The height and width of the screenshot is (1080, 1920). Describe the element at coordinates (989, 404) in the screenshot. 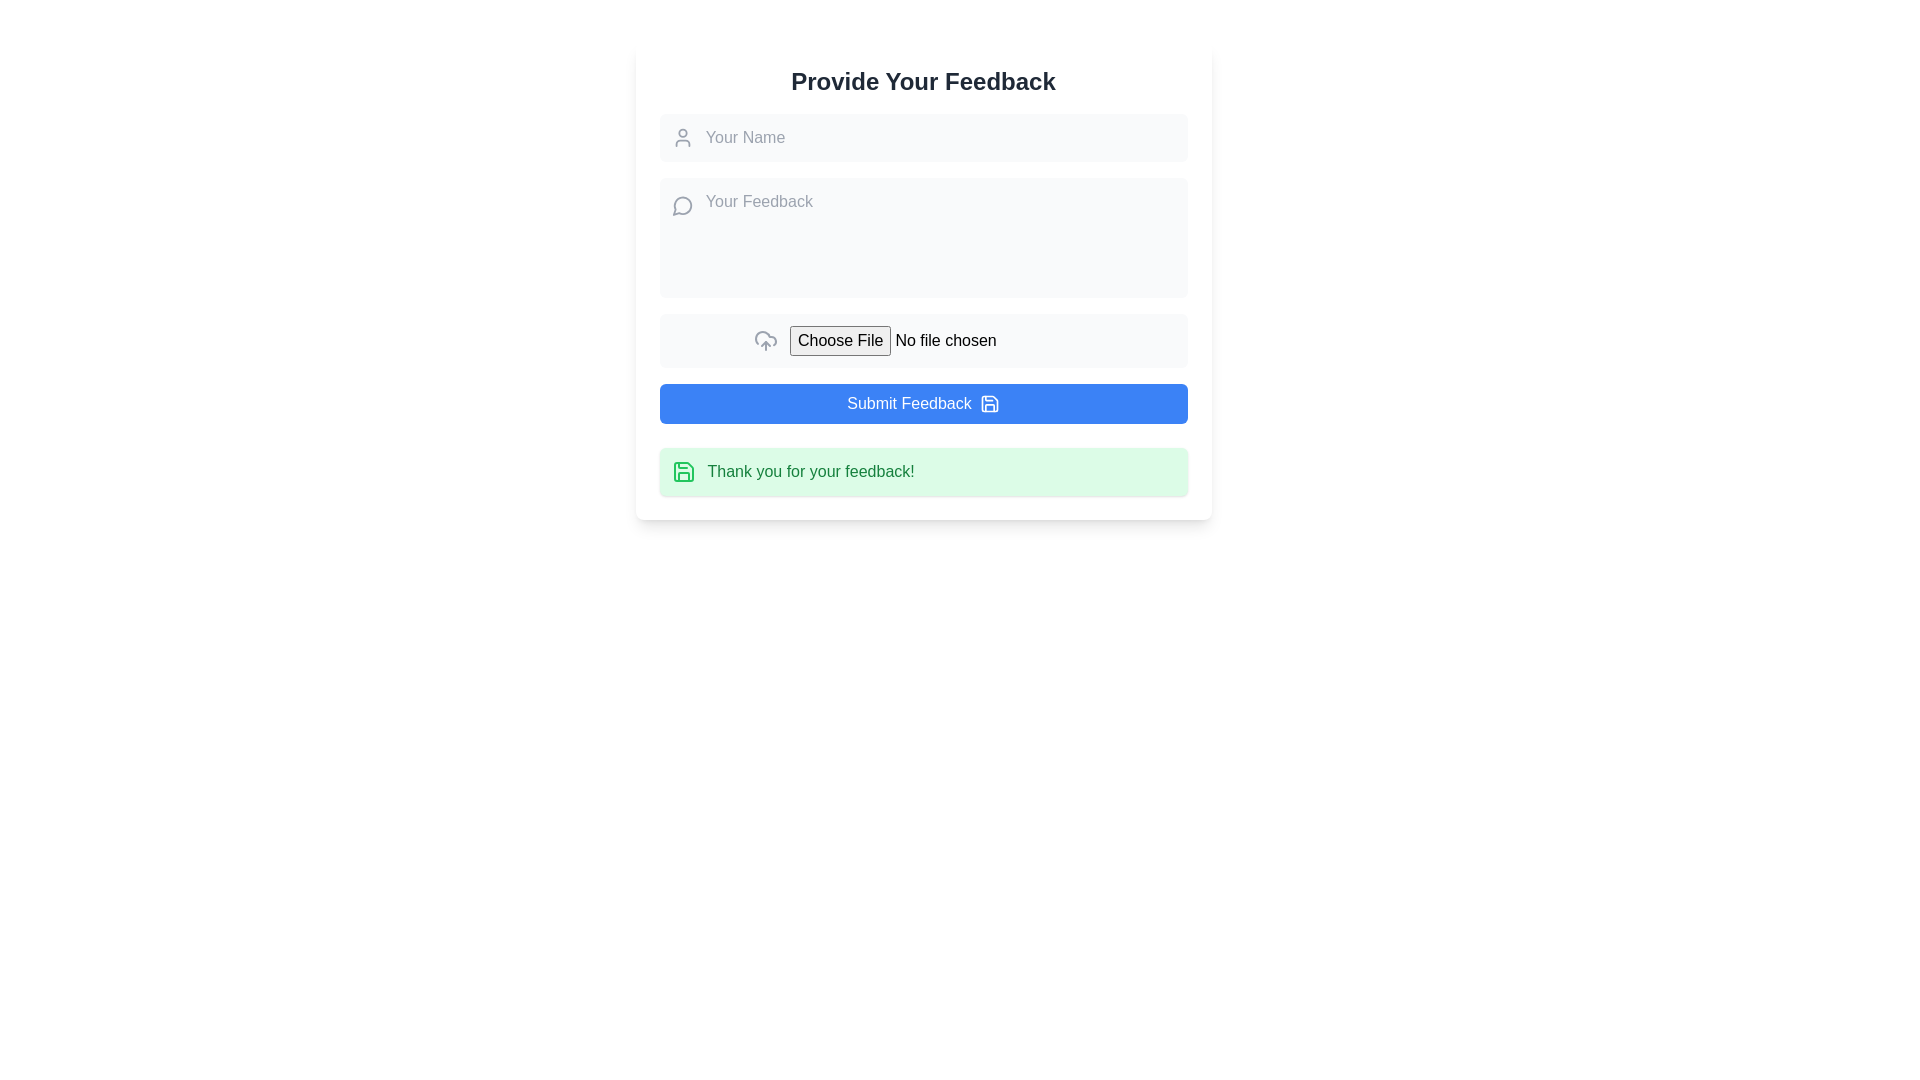

I see `the save icon which resembles a diskette symbol, located within the blue 'Submit Feedback' button` at that location.